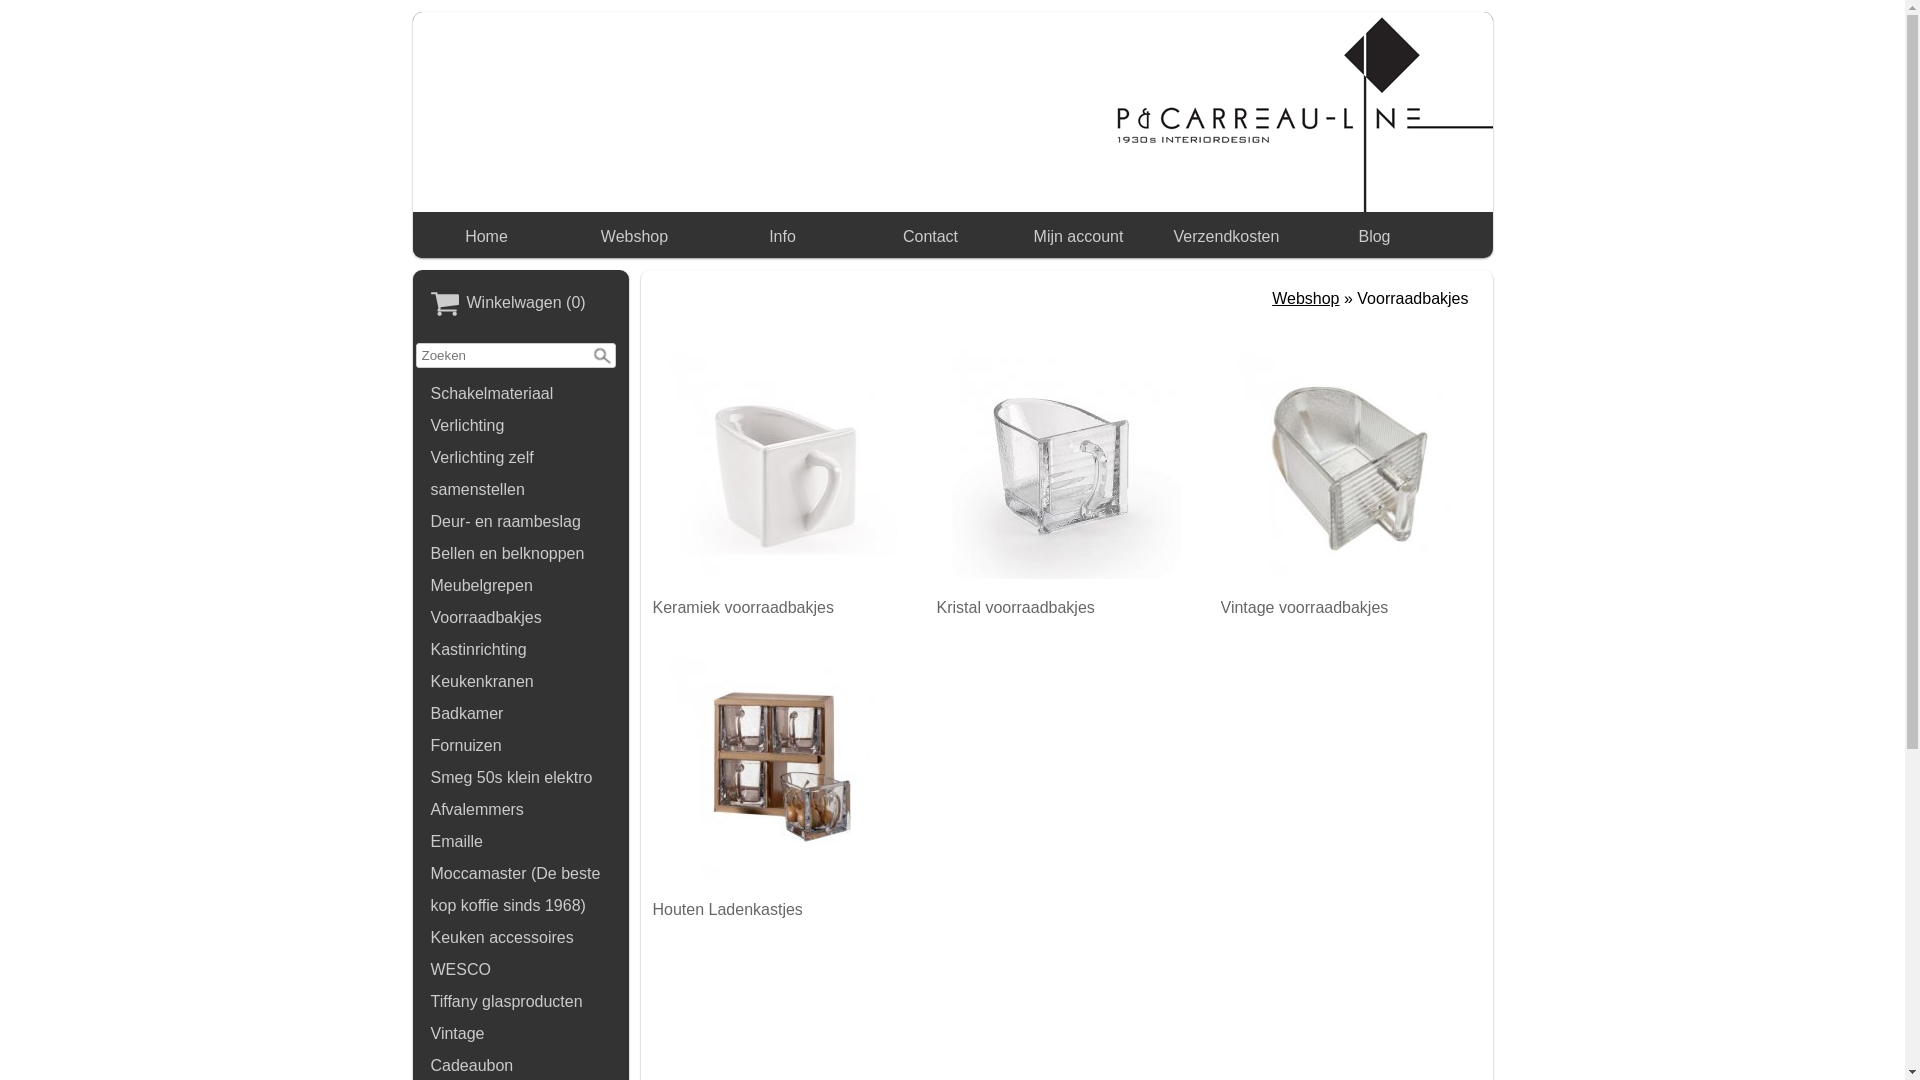  Describe the element at coordinates (521, 937) in the screenshot. I see `'Keuken accessoires'` at that location.